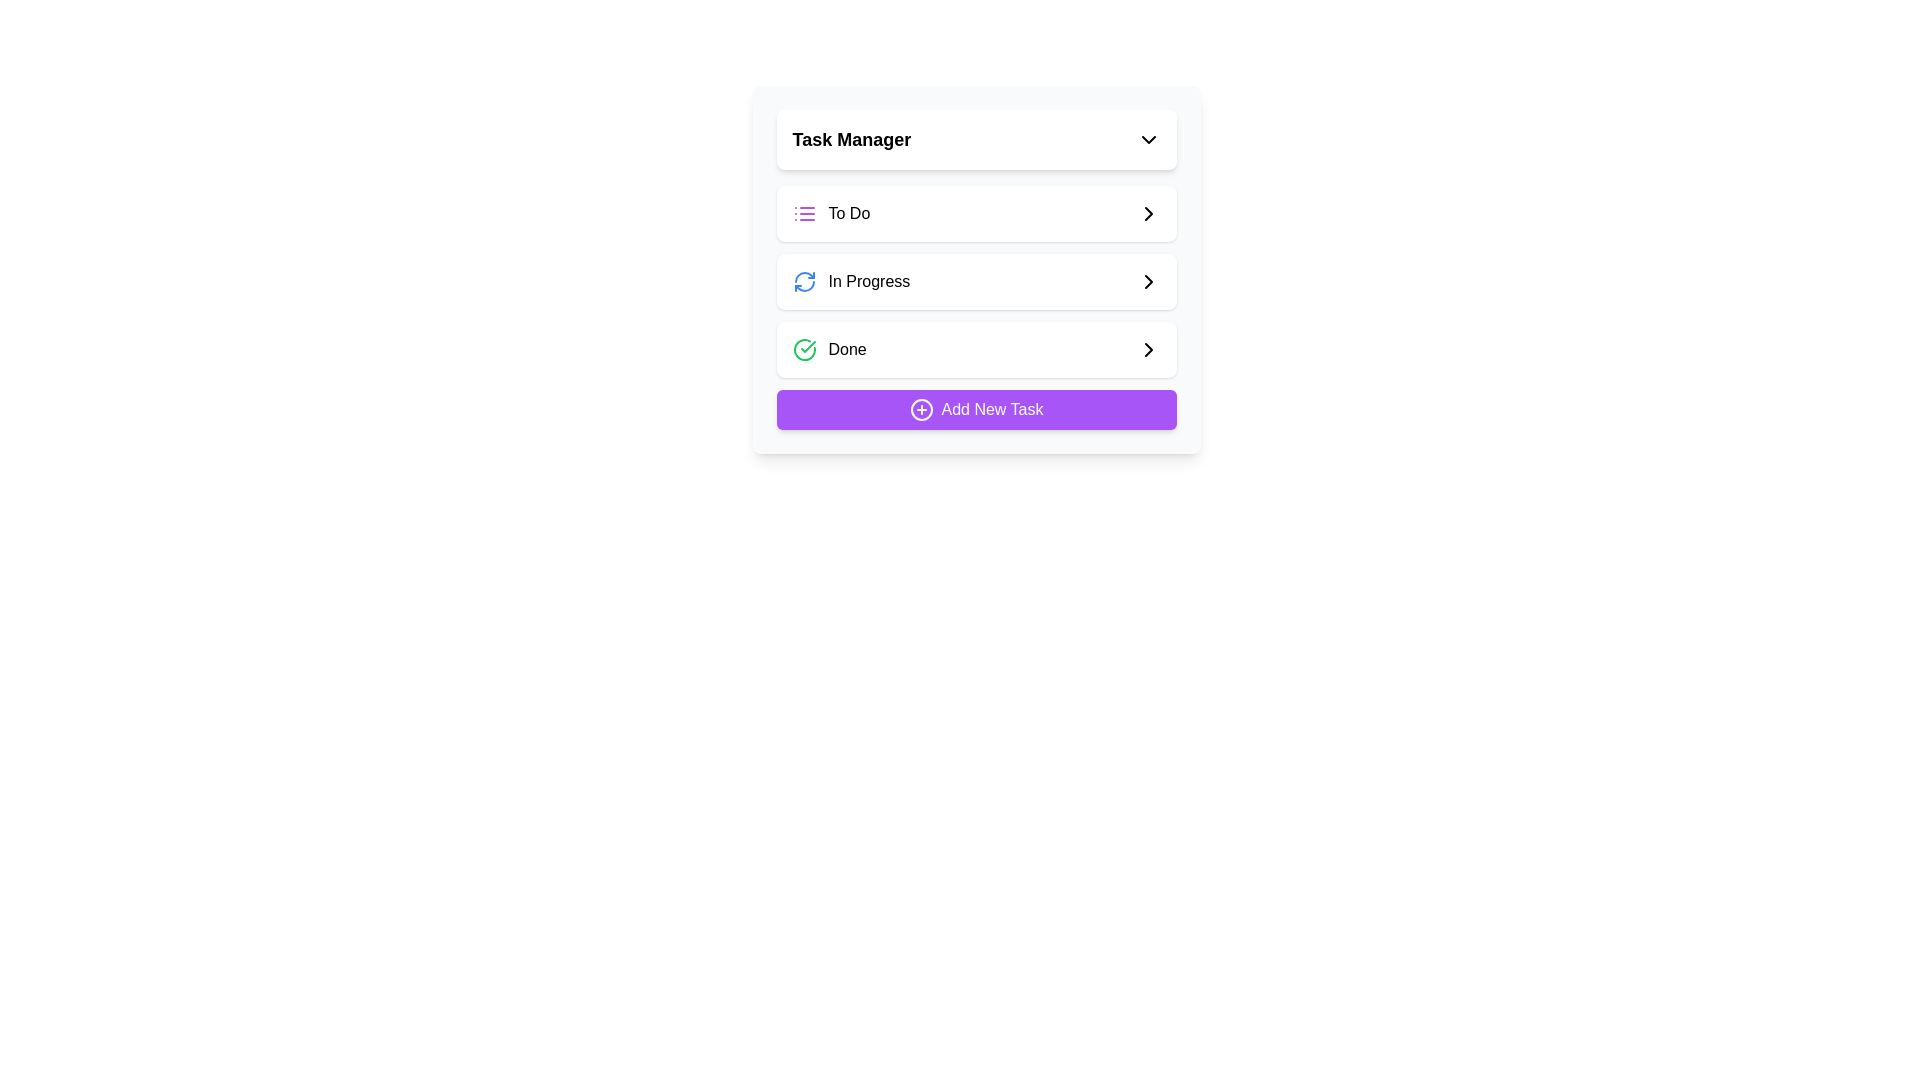 This screenshot has height=1080, width=1920. Describe the element at coordinates (1148, 281) in the screenshot. I see `the rightward-pointing chevron icon located at the far-right of the 'In Progress' section` at that location.